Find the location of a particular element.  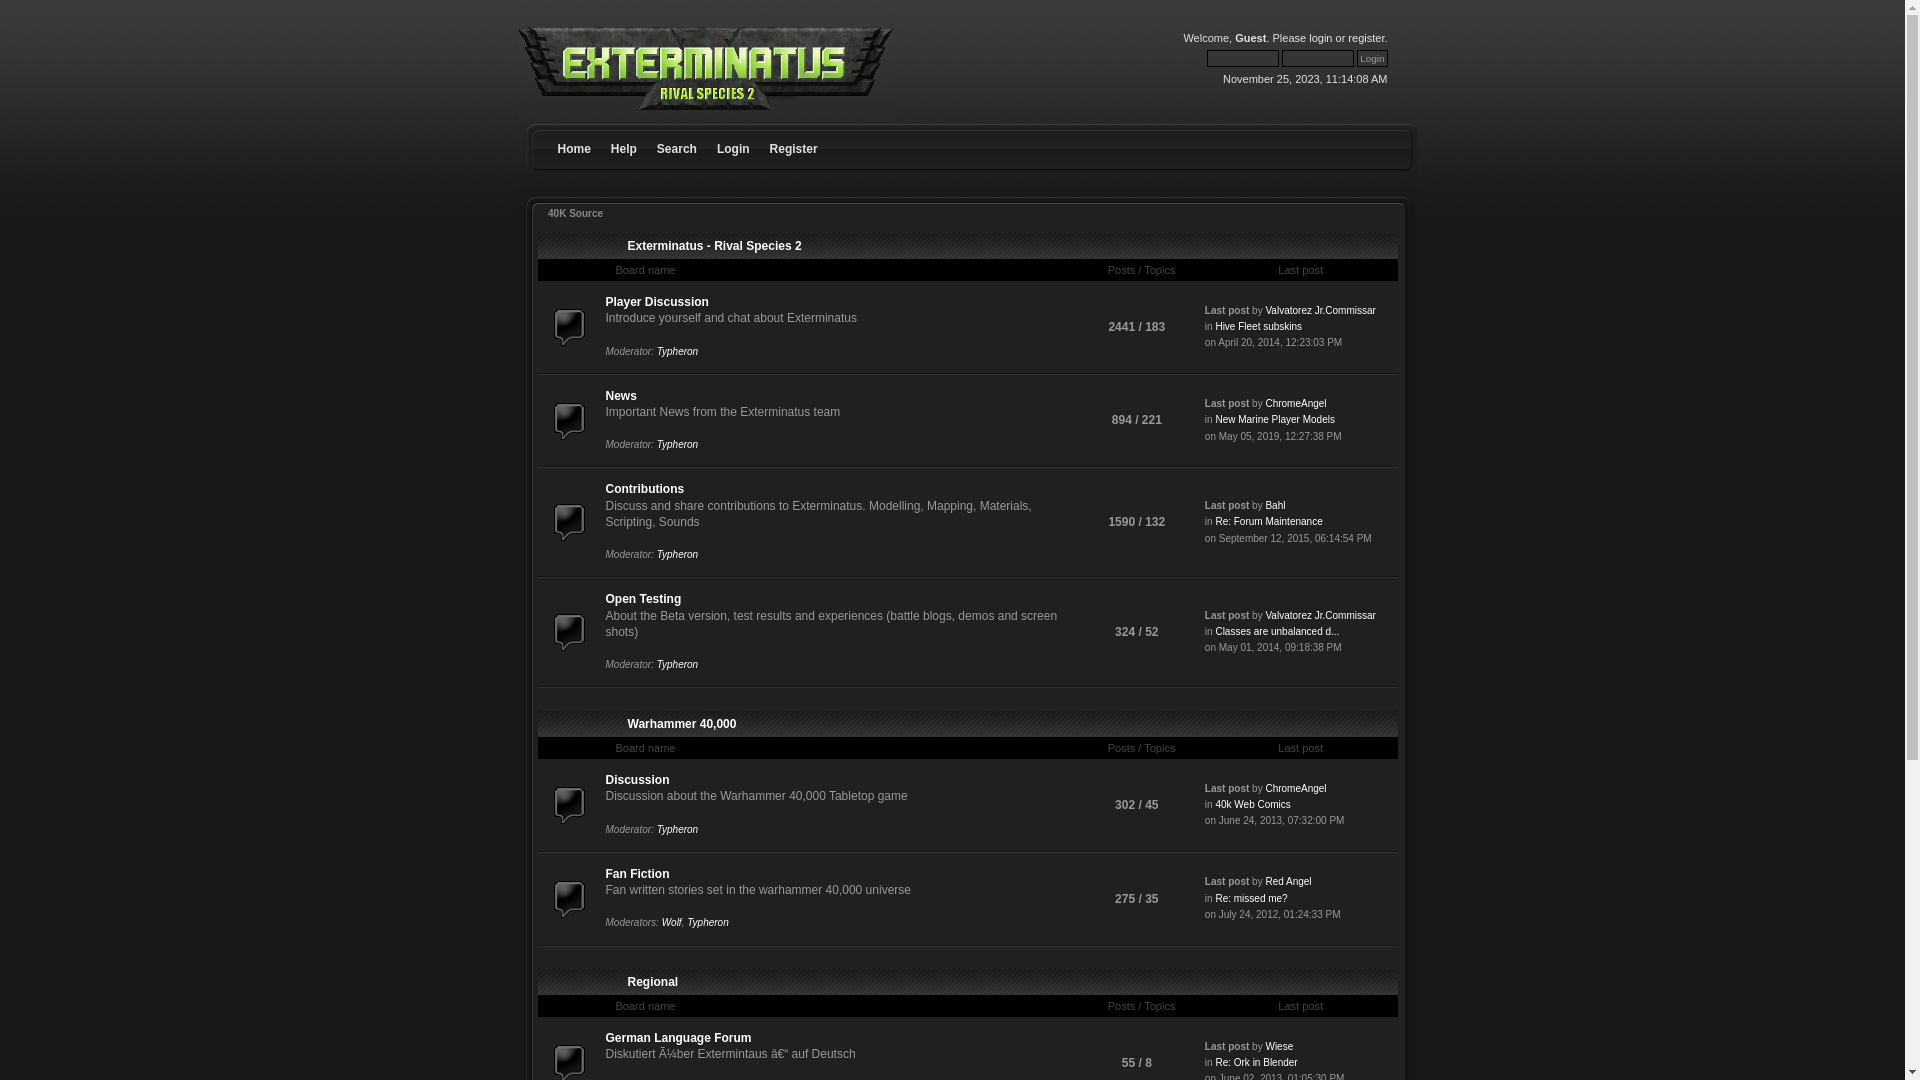

'Red Angel' is located at coordinates (1287, 880).